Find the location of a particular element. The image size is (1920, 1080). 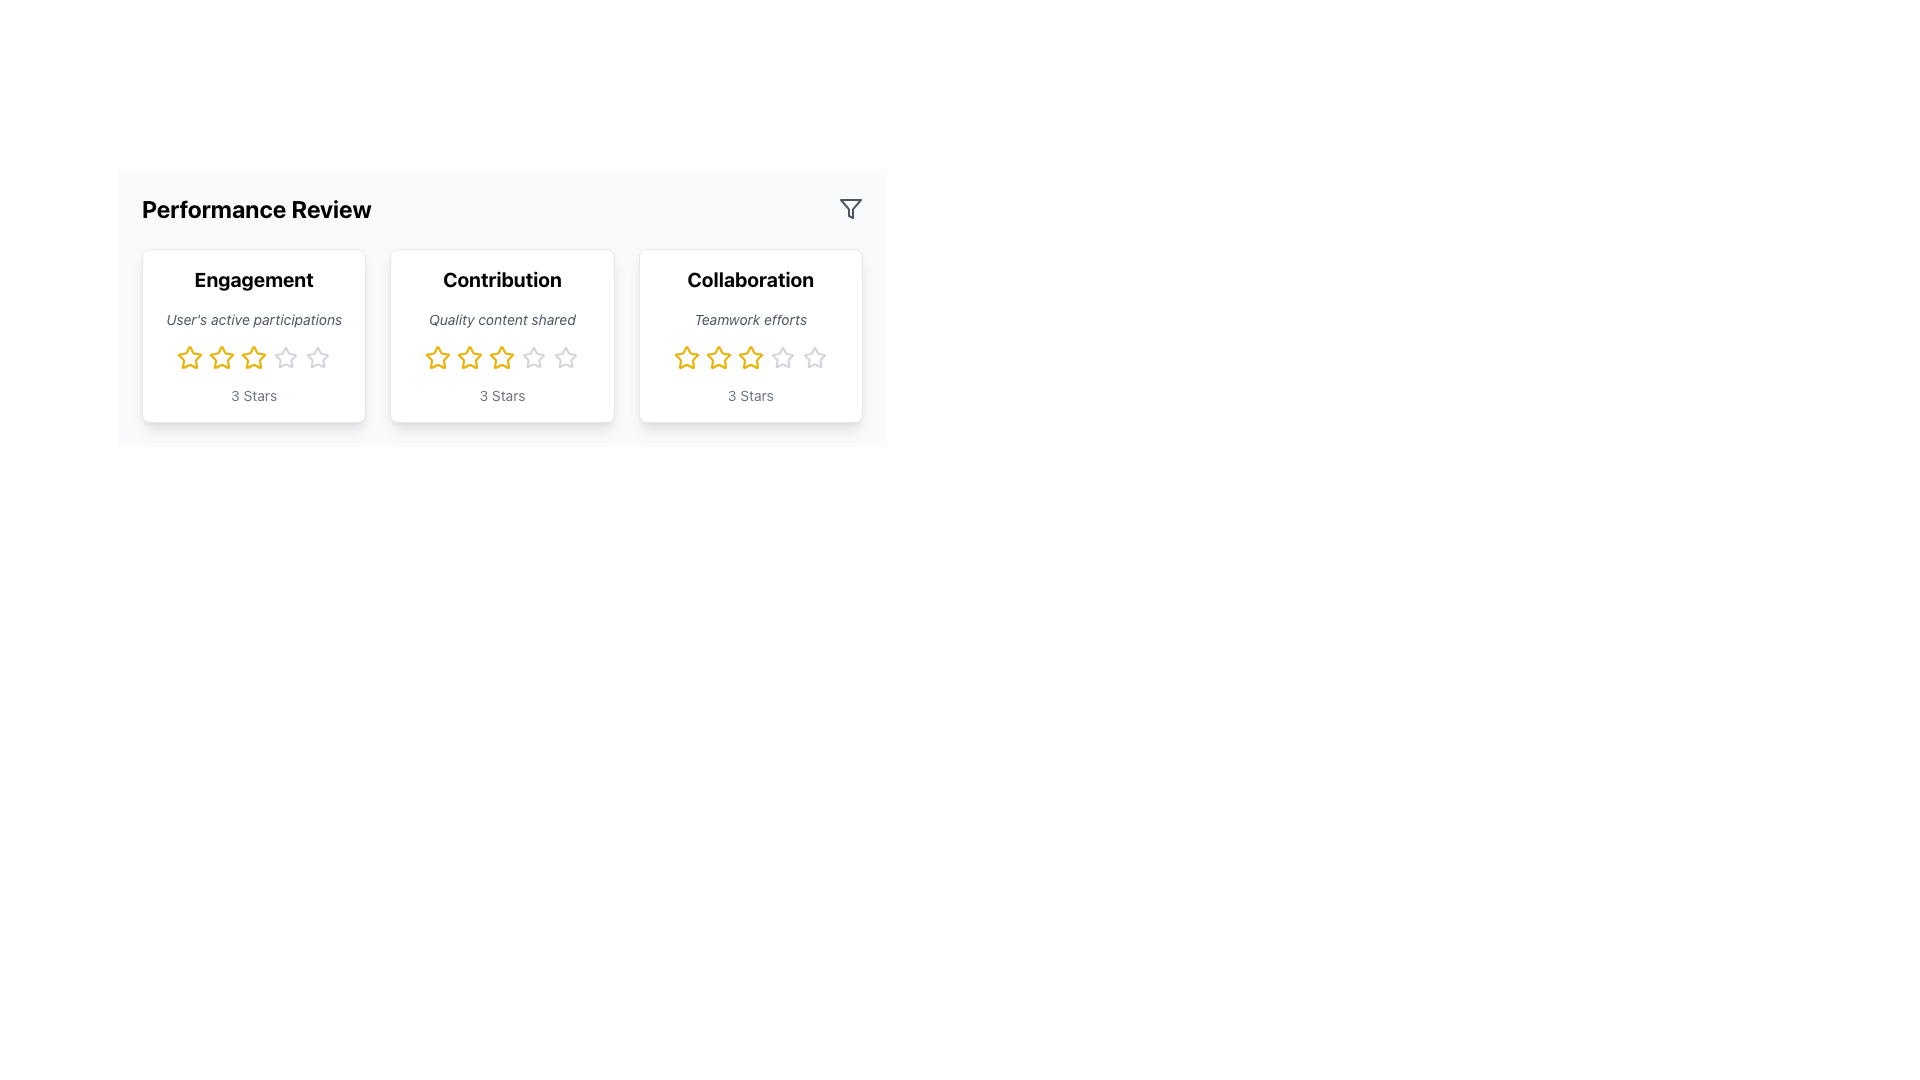

the descriptive text label located beneath the 'Collaboration' title and above the star rating display within the 'Collaboration' card is located at coordinates (749, 319).